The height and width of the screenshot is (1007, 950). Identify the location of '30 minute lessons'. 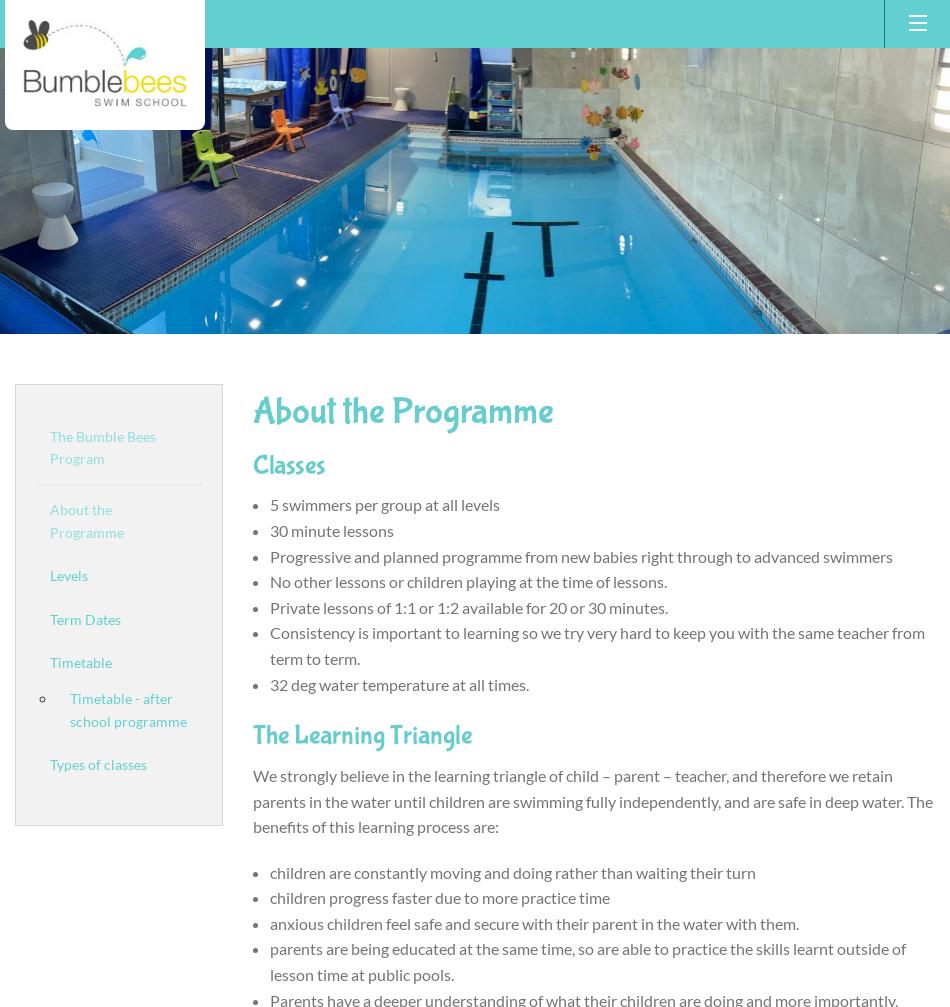
(331, 528).